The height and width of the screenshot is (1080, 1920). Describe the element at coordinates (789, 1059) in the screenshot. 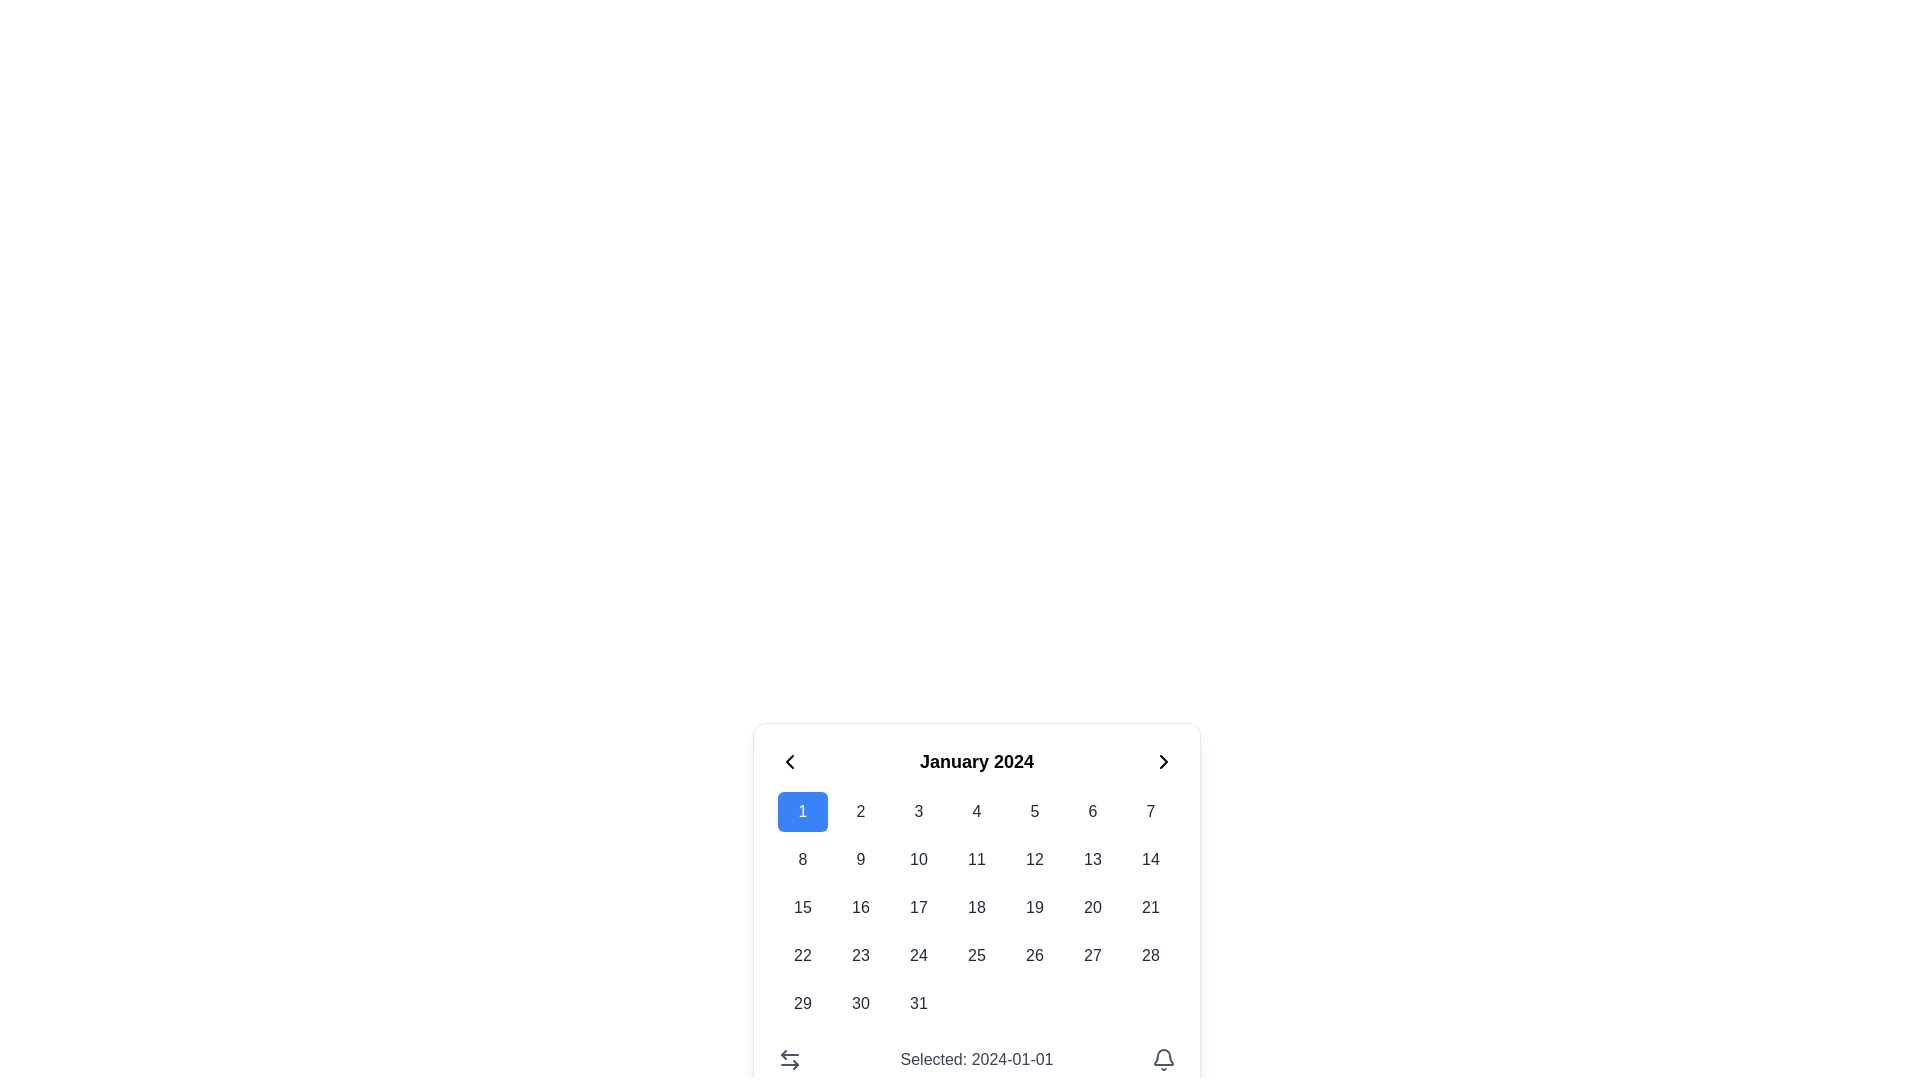

I see `the leftmost icon in the bottom section of the calendar interface` at that location.